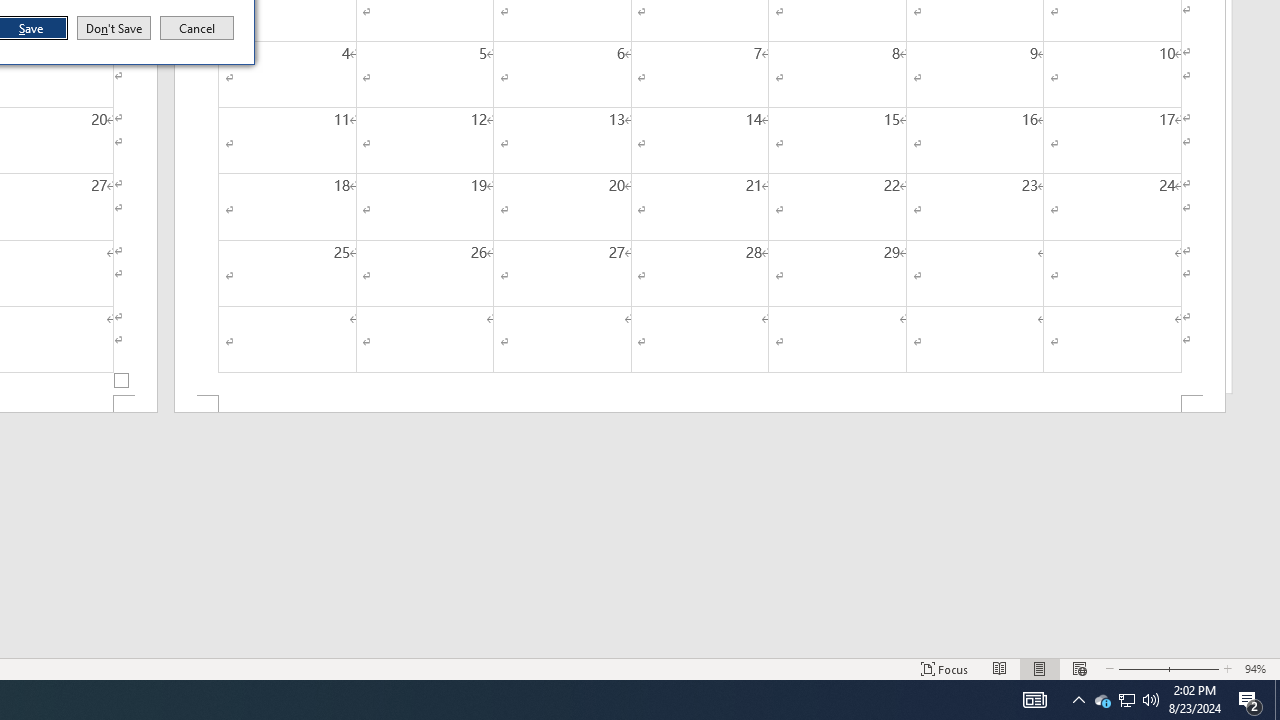  What do you see at coordinates (1250, 698) in the screenshot?
I see `'Action Center, 2 new notifications'` at bounding box center [1250, 698].